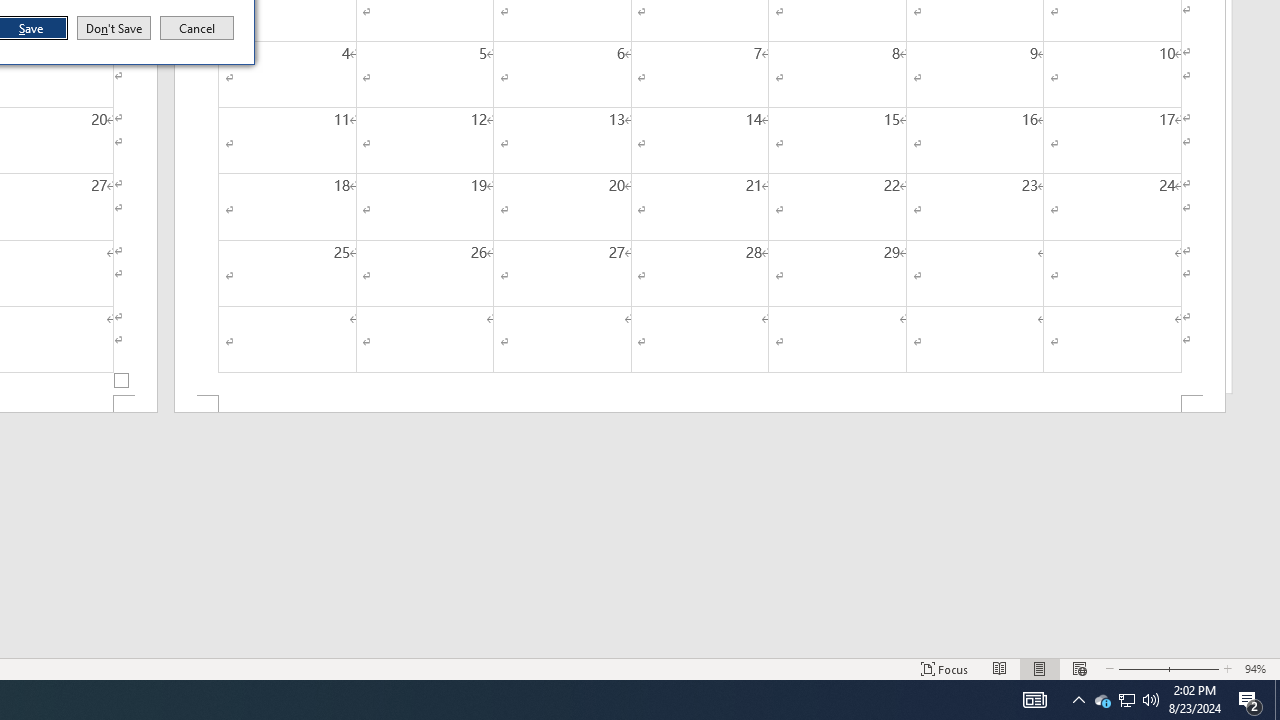  What do you see at coordinates (1250, 698) in the screenshot?
I see `'Action Center, 2 new notifications'` at bounding box center [1250, 698].